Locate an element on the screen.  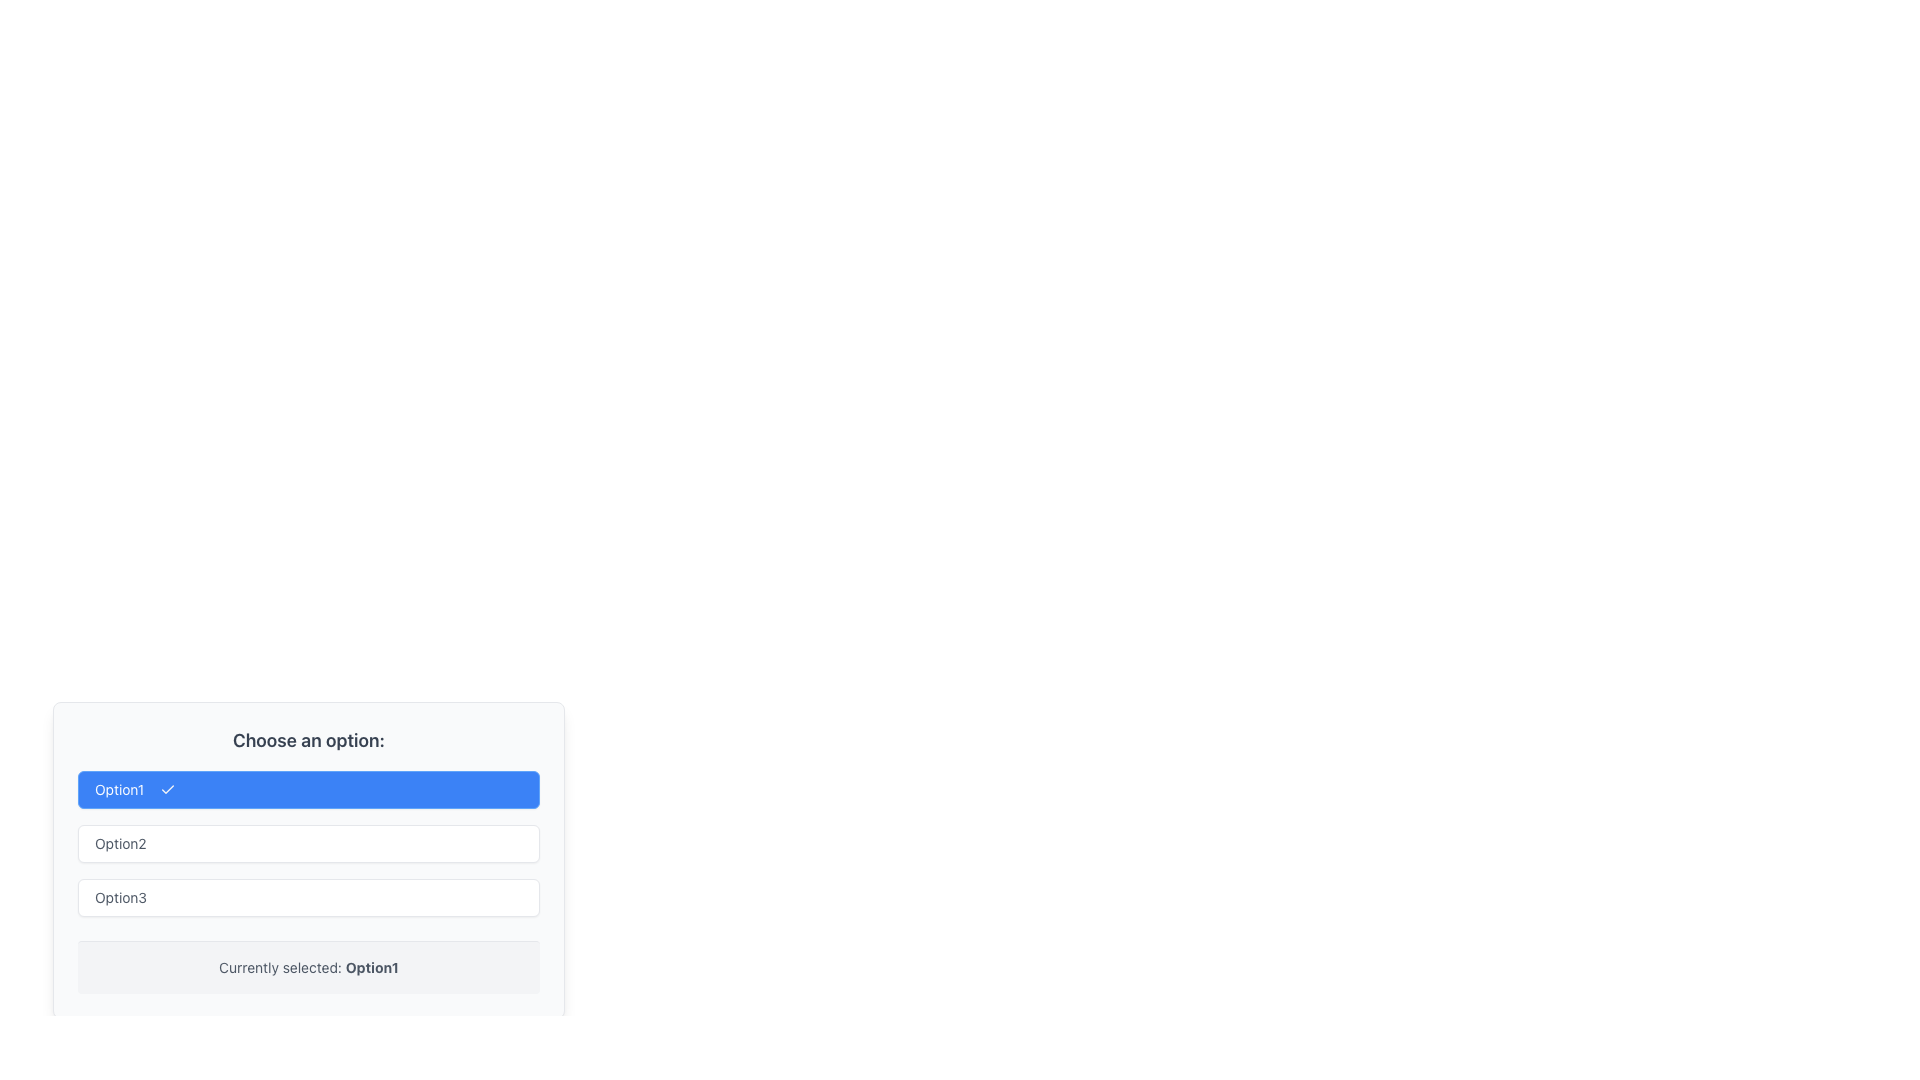
the text label displaying 'Currently selected: Option1', which is located within a light-gray block at the bottom of the interface is located at coordinates (307, 967).